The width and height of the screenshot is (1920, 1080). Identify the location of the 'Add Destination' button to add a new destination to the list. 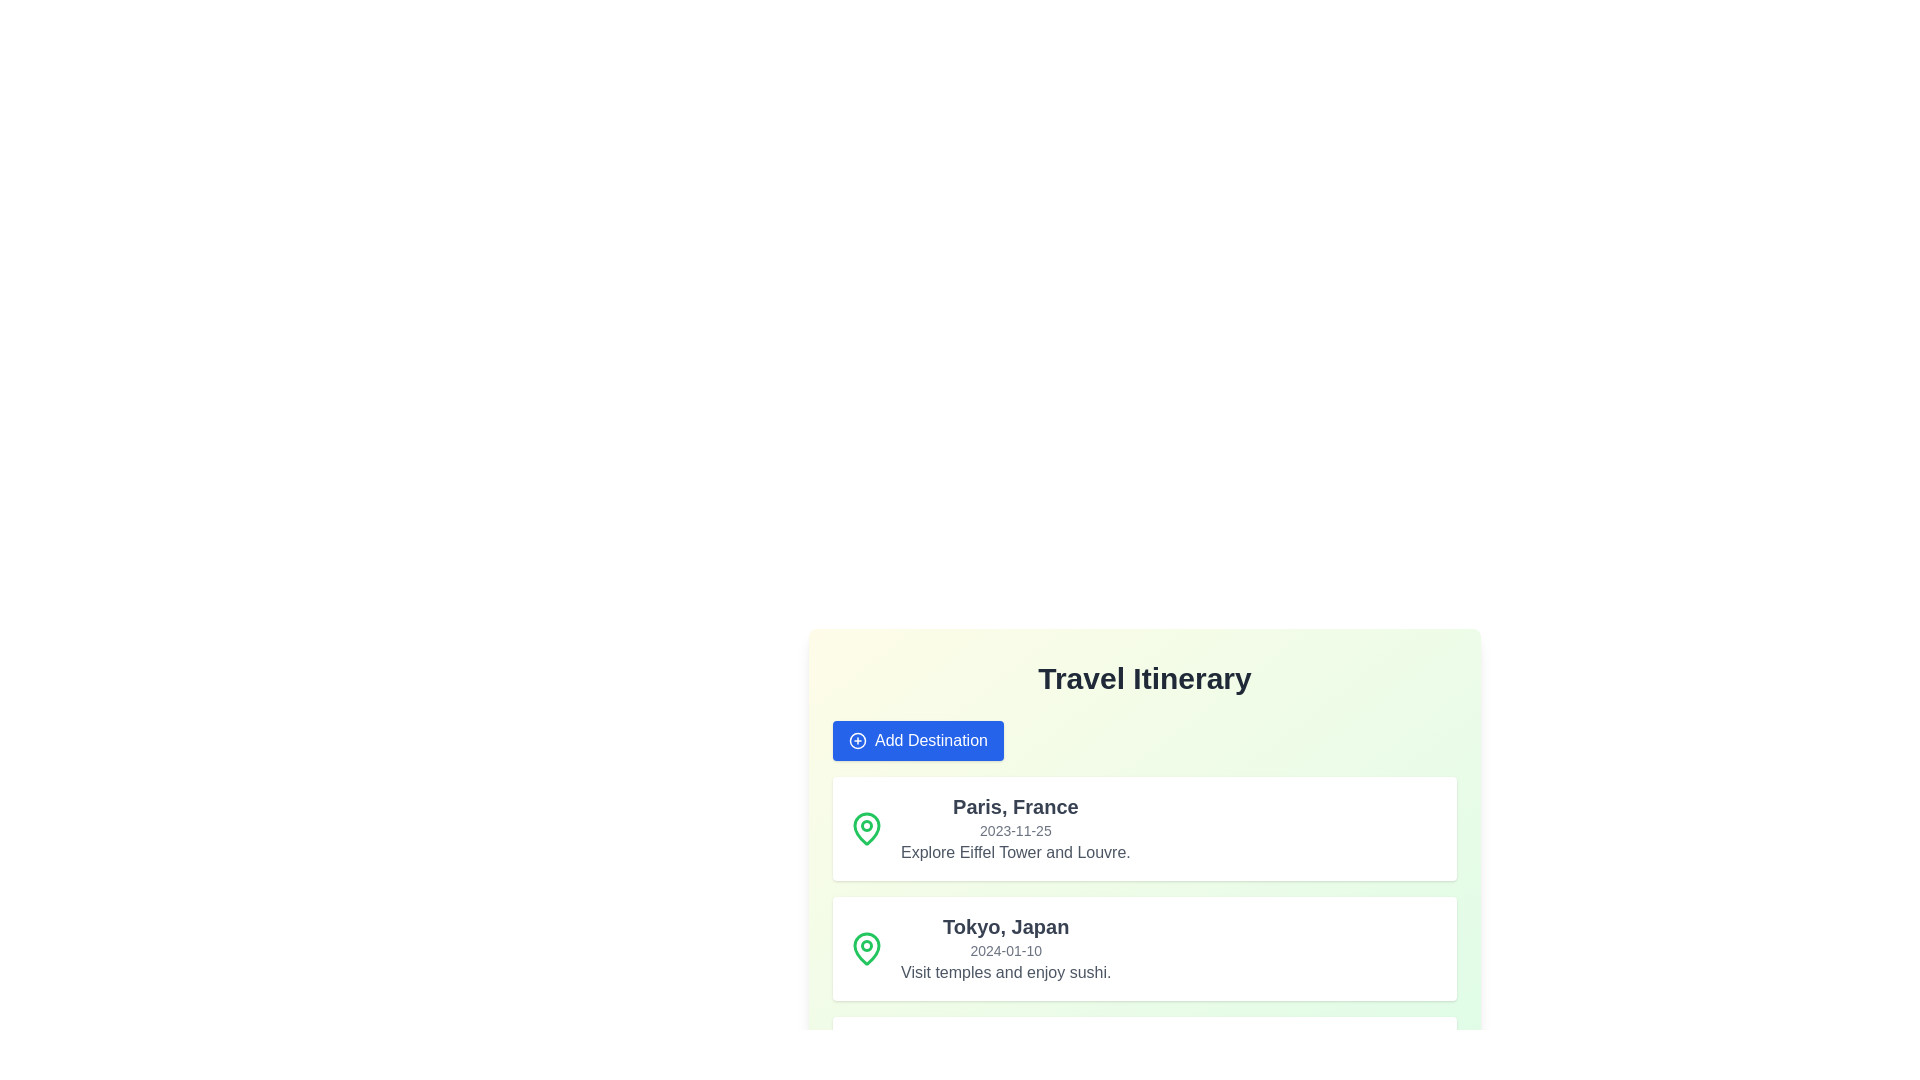
(916, 740).